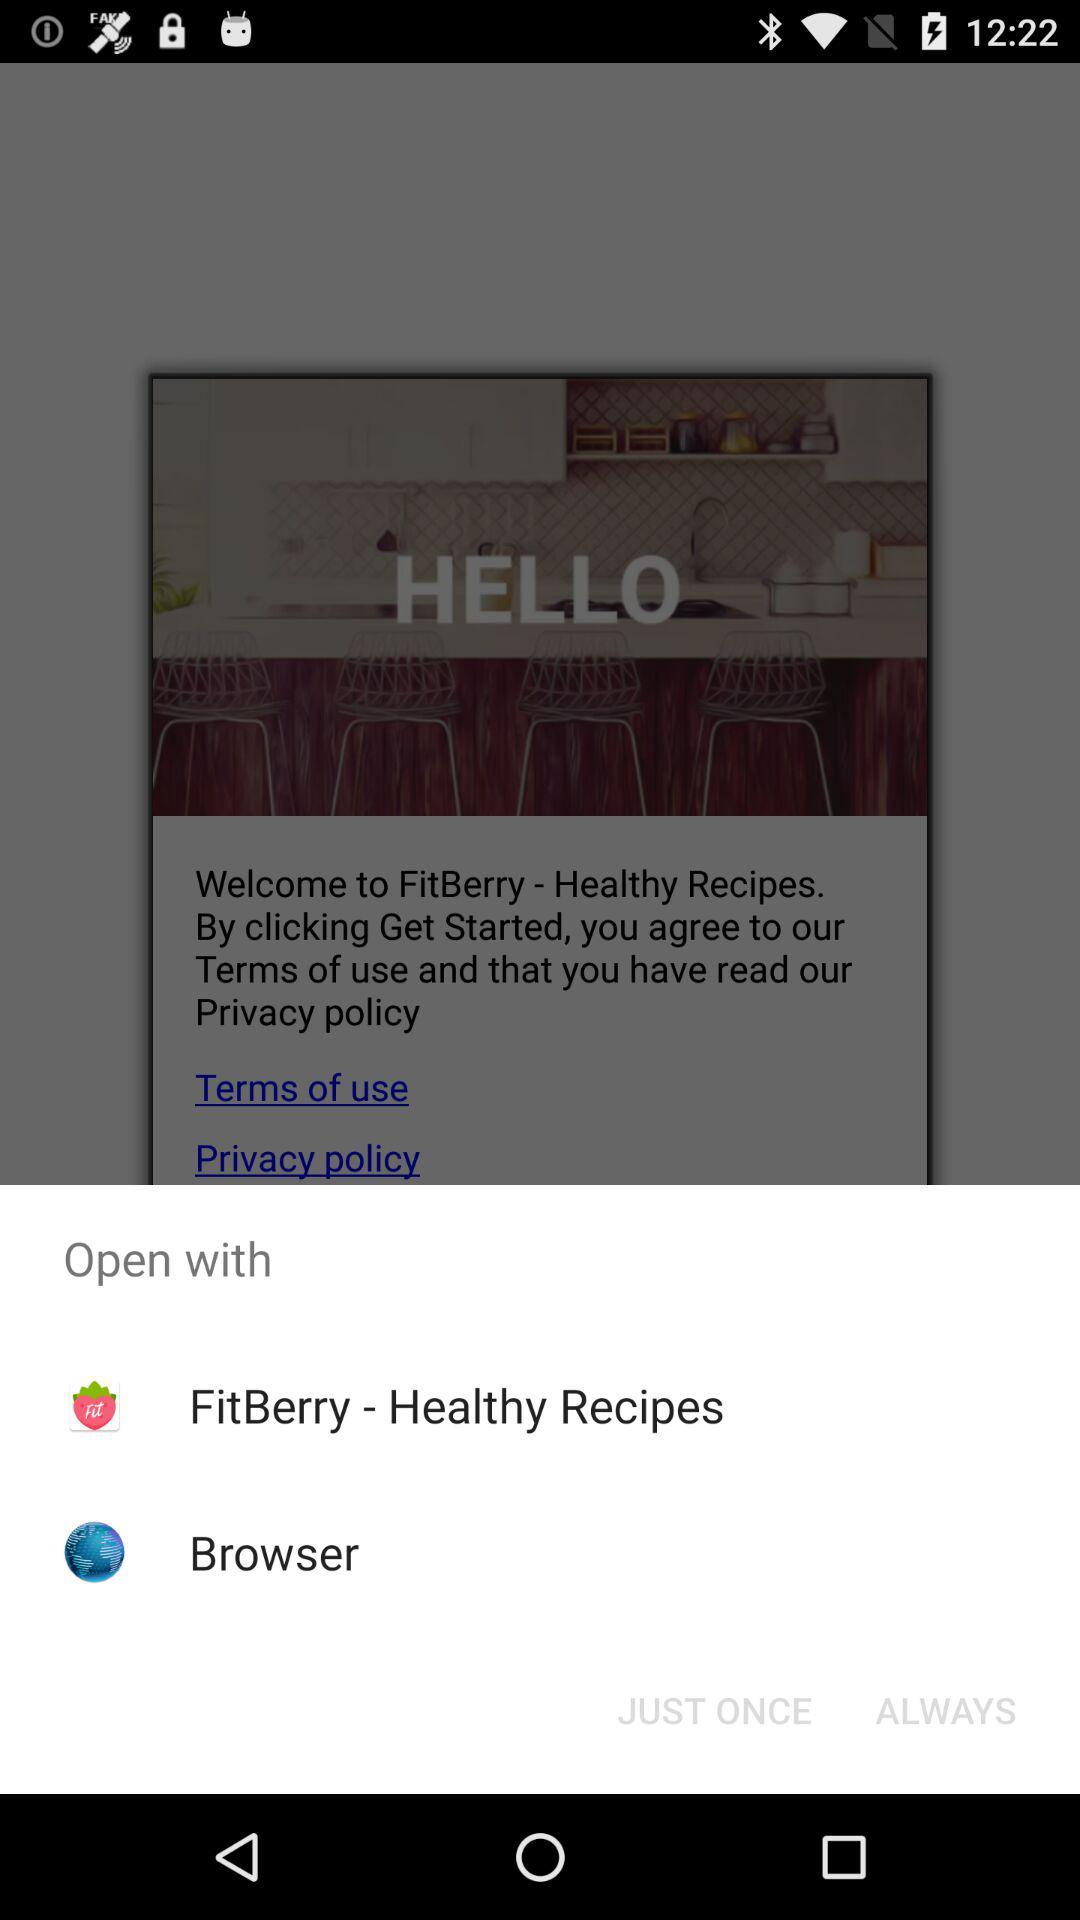 This screenshot has width=1080, height=1920. What do you see at coordinates (274, 1551) in the screenshot?
I see `browser item` at bounding box center [274, 1551].